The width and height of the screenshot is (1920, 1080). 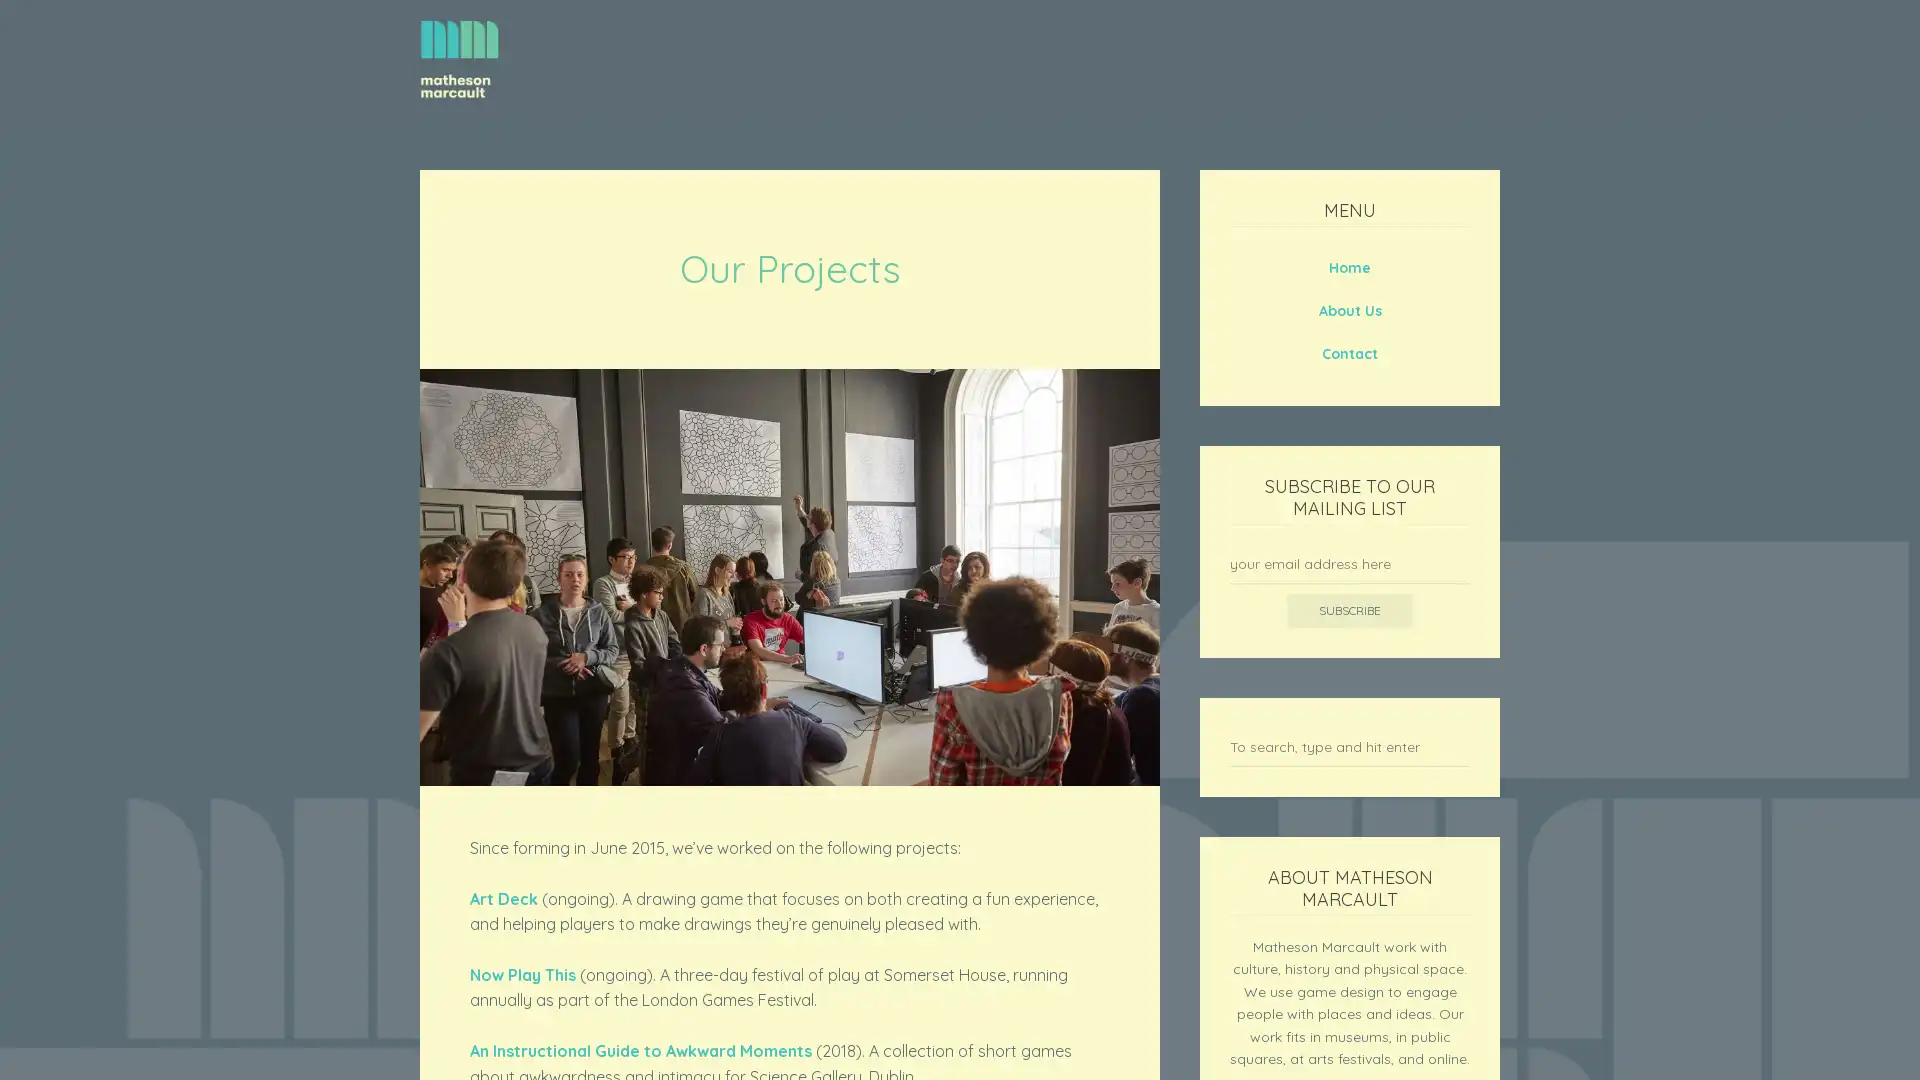 I want to click on Subscribe, so click(x=1349, y=609).